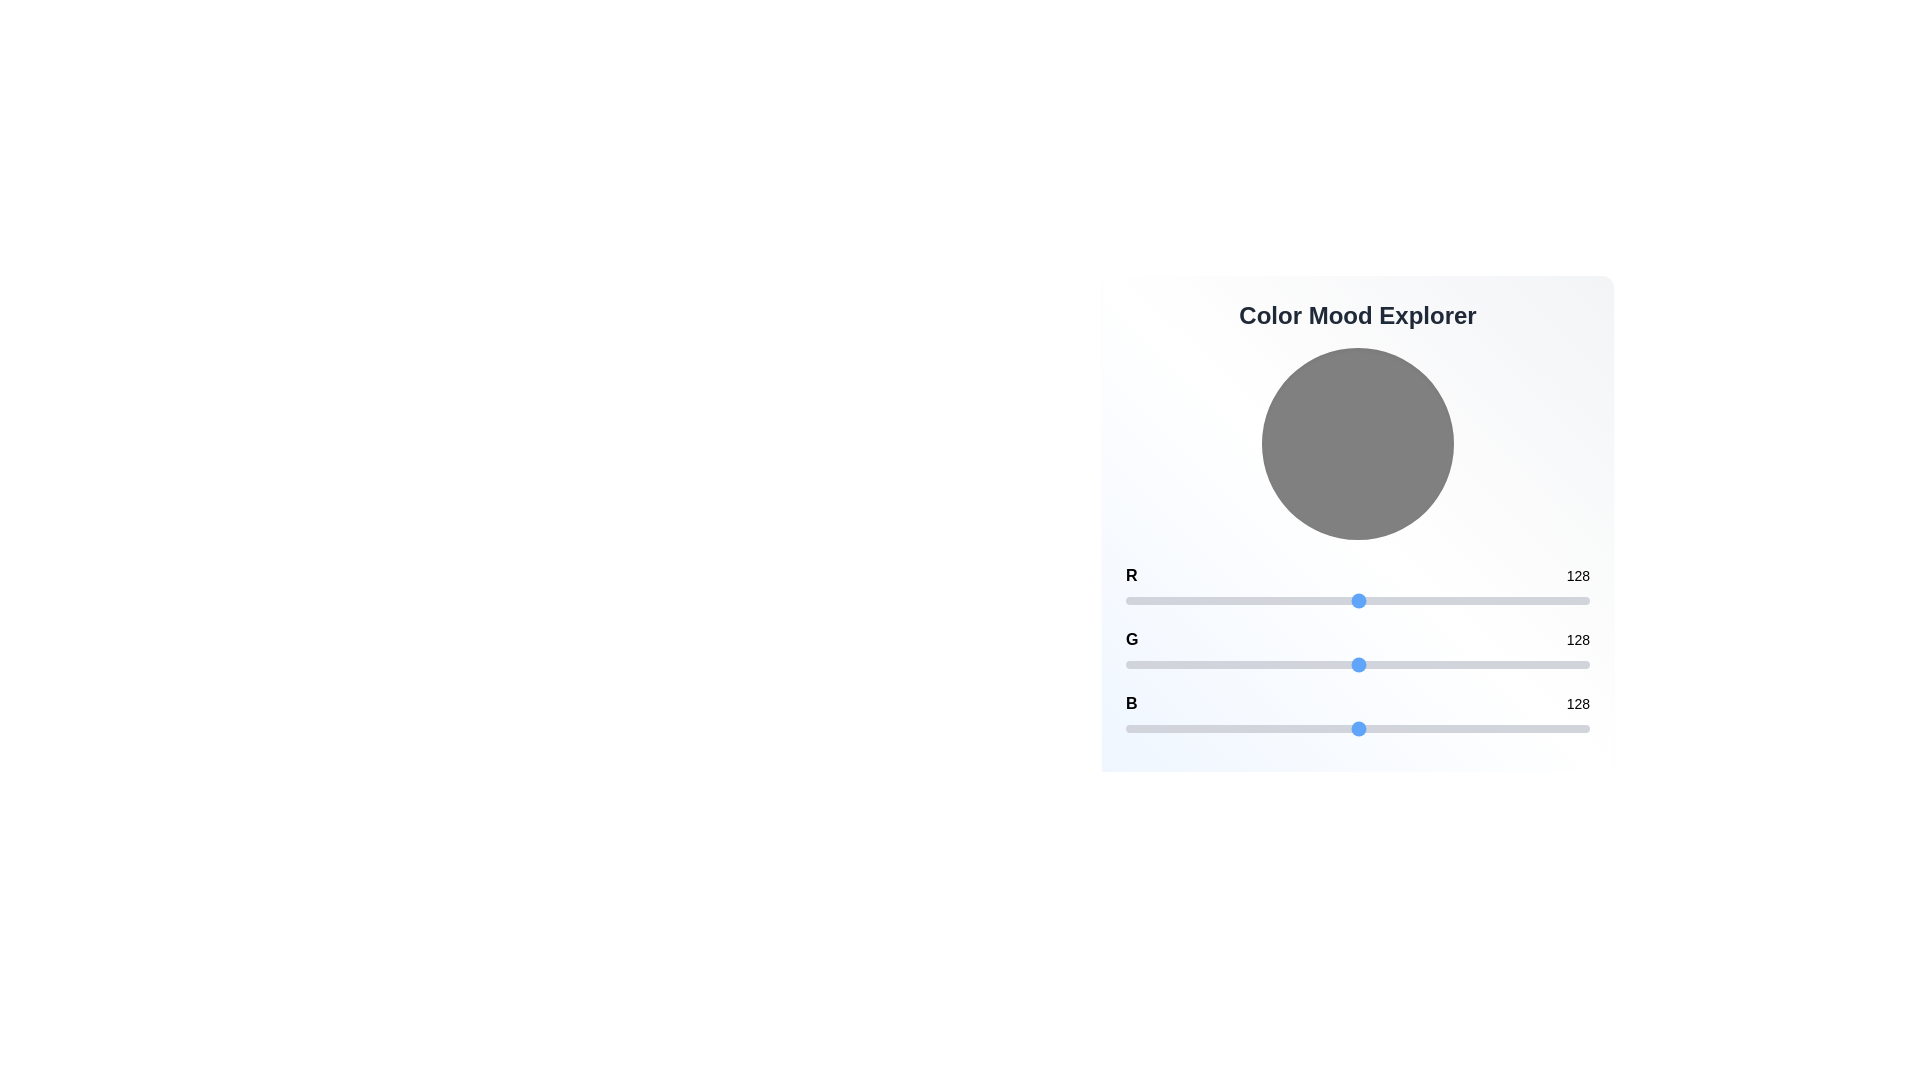  Describe the element at coordinates (1556, 664) in the screenshot. I see `the 1 slider to set its value to 237` at that location.